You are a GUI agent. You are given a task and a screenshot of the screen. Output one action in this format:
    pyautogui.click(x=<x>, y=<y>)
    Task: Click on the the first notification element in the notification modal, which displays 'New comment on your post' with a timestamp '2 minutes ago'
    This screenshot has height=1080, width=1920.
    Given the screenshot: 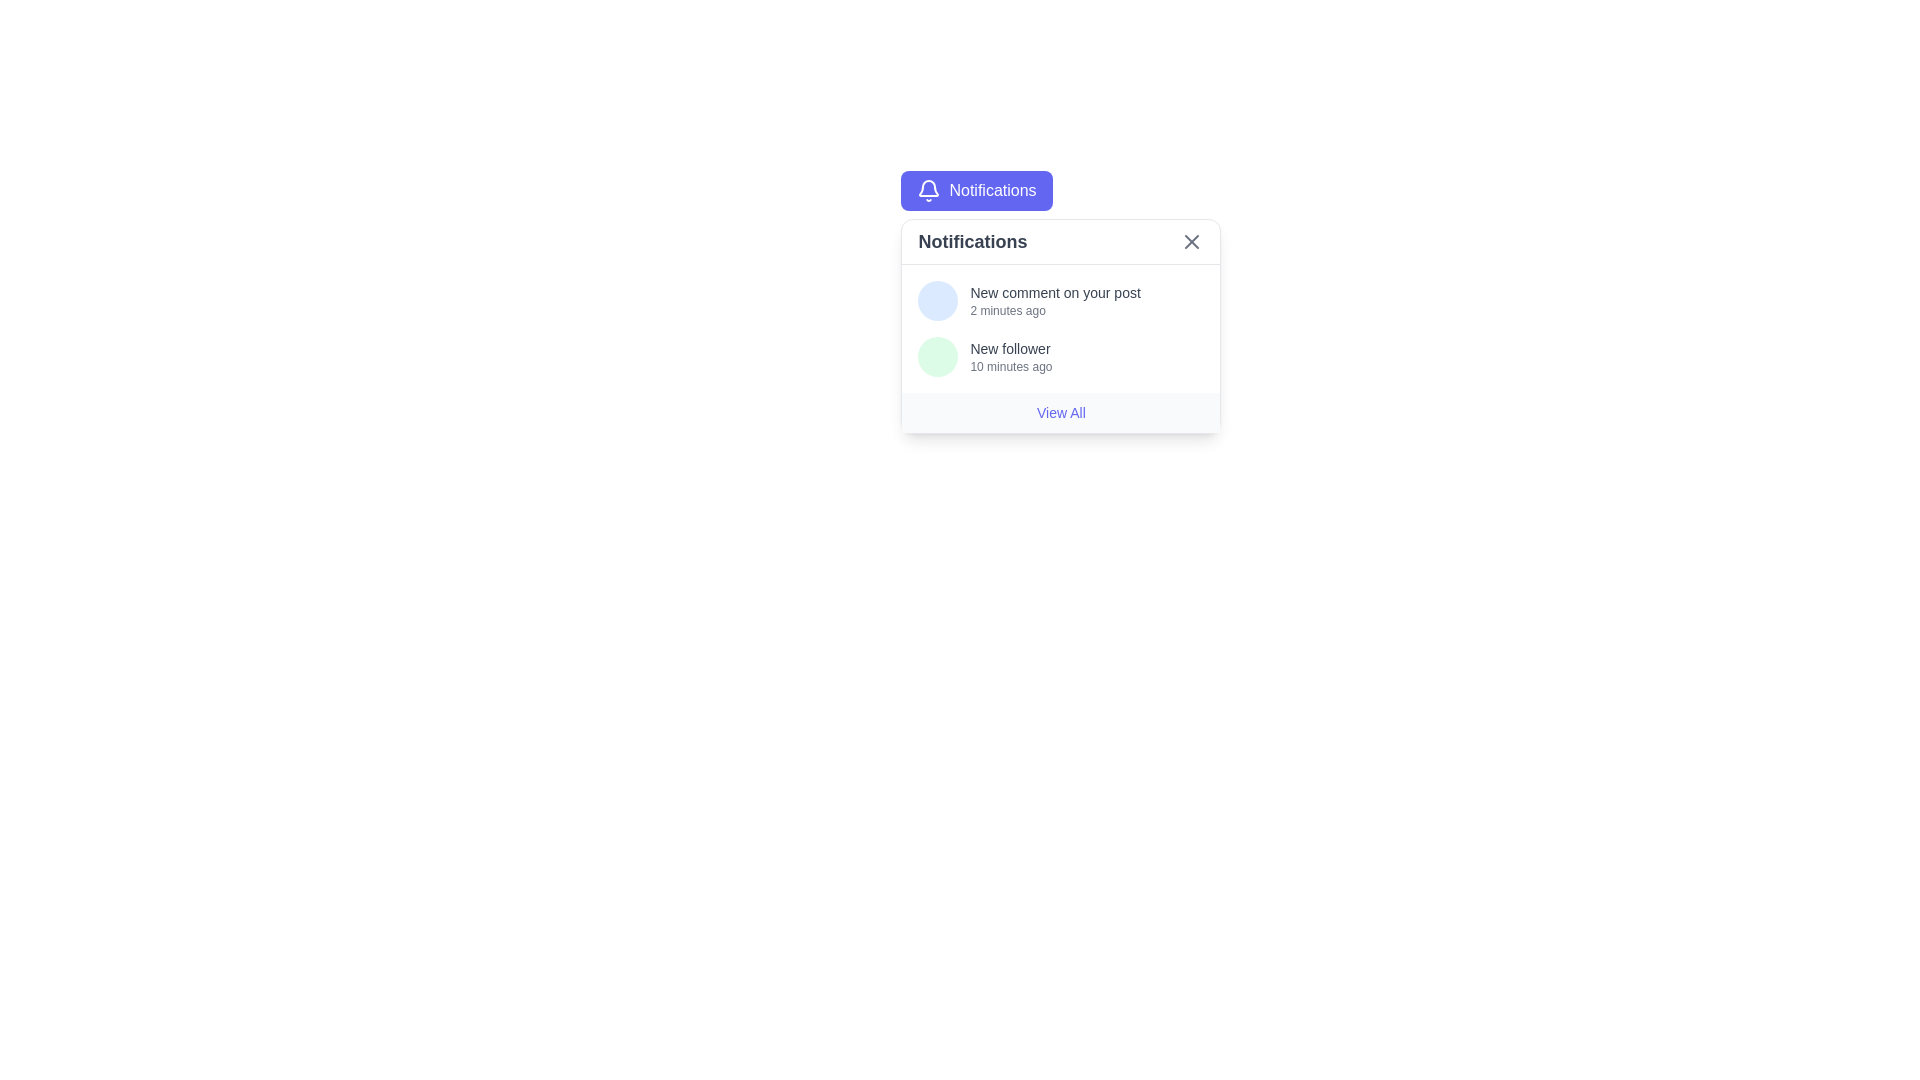 What is the action you would take?
    pyautogui.click(x=1060, y=300)
    